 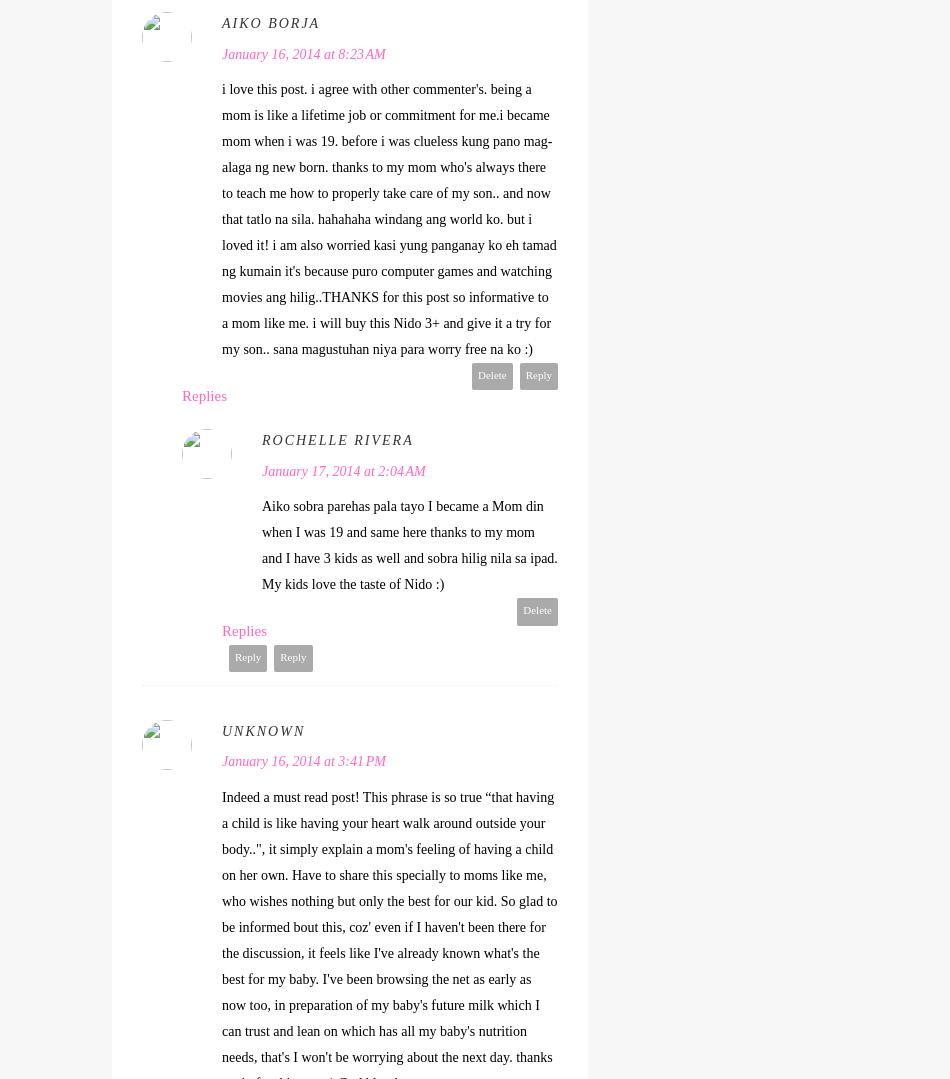 What do you see at coordinates (336, 440) in the screenshot?
I see `'Rochelle Rivera'` at bounding box center [336, 440].